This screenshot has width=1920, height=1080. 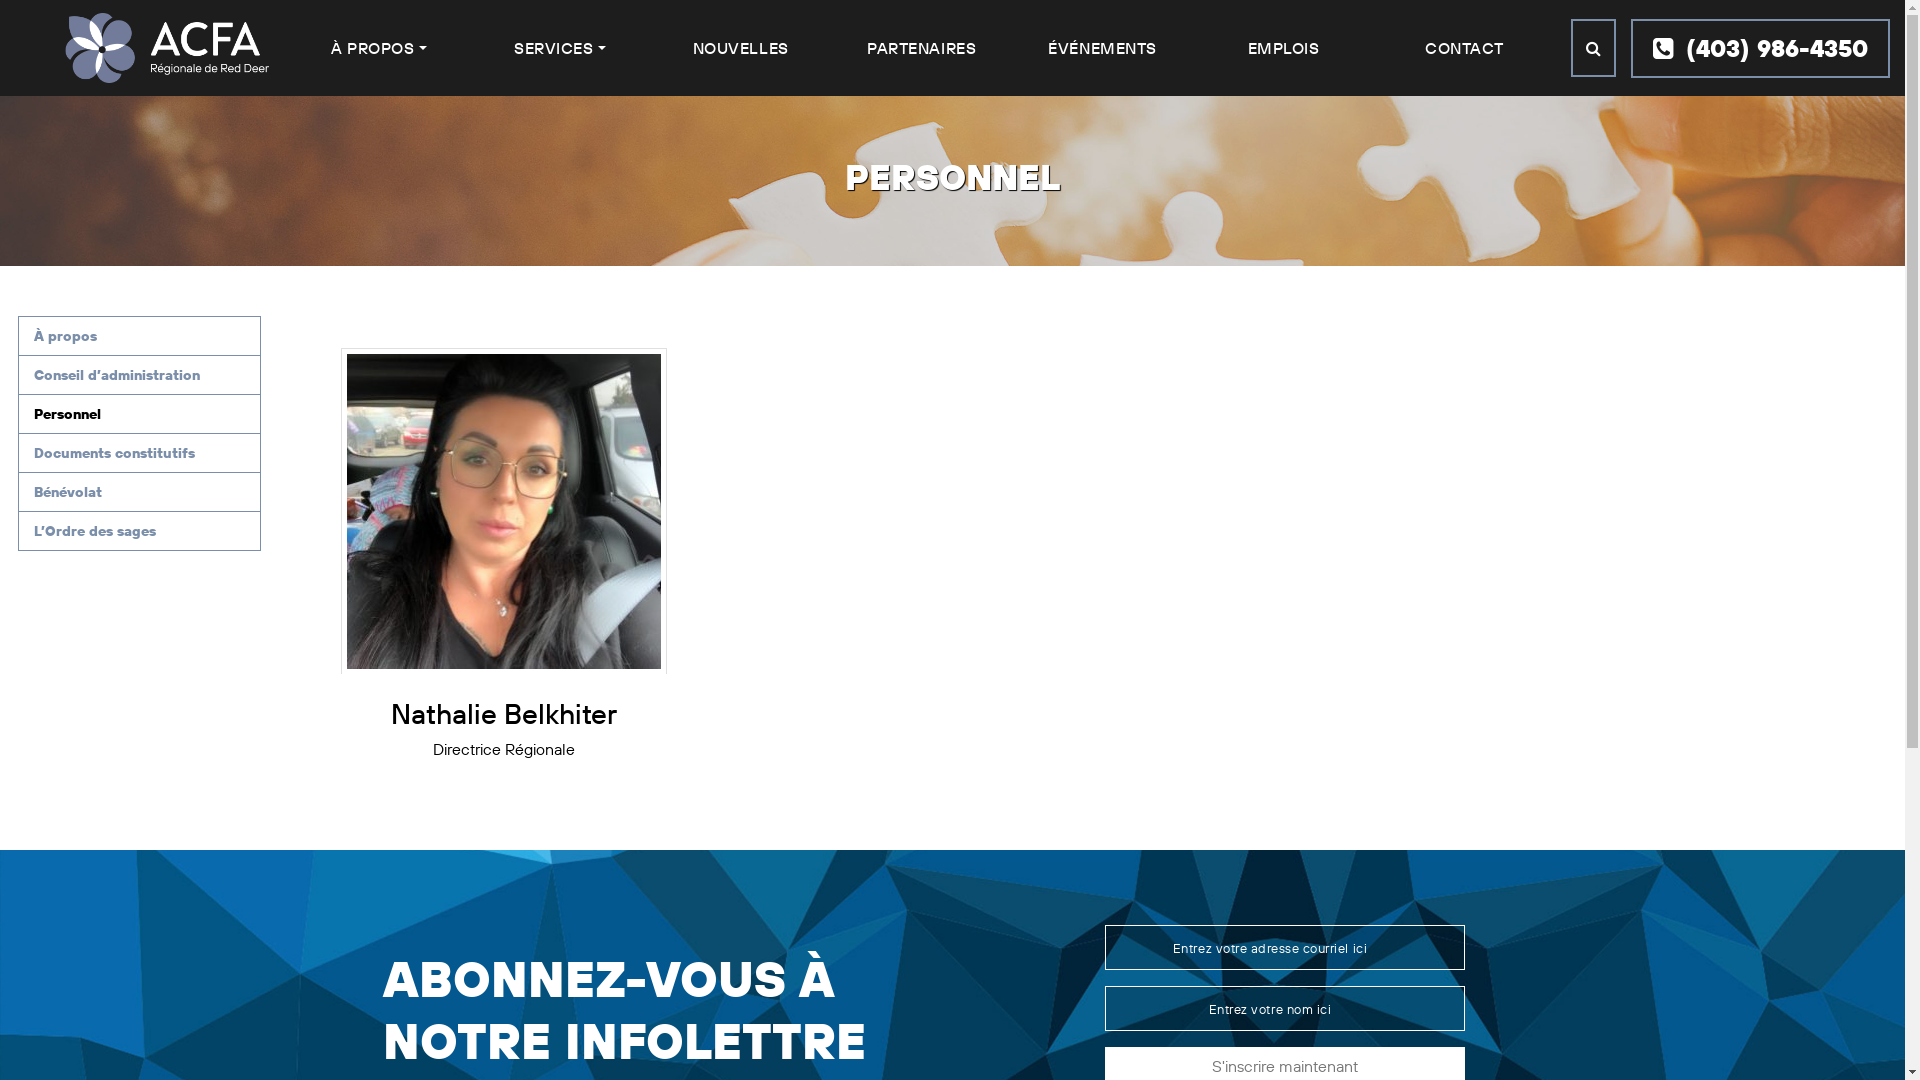 I want to click on 'SERVICES', so click(x=499, y=46).